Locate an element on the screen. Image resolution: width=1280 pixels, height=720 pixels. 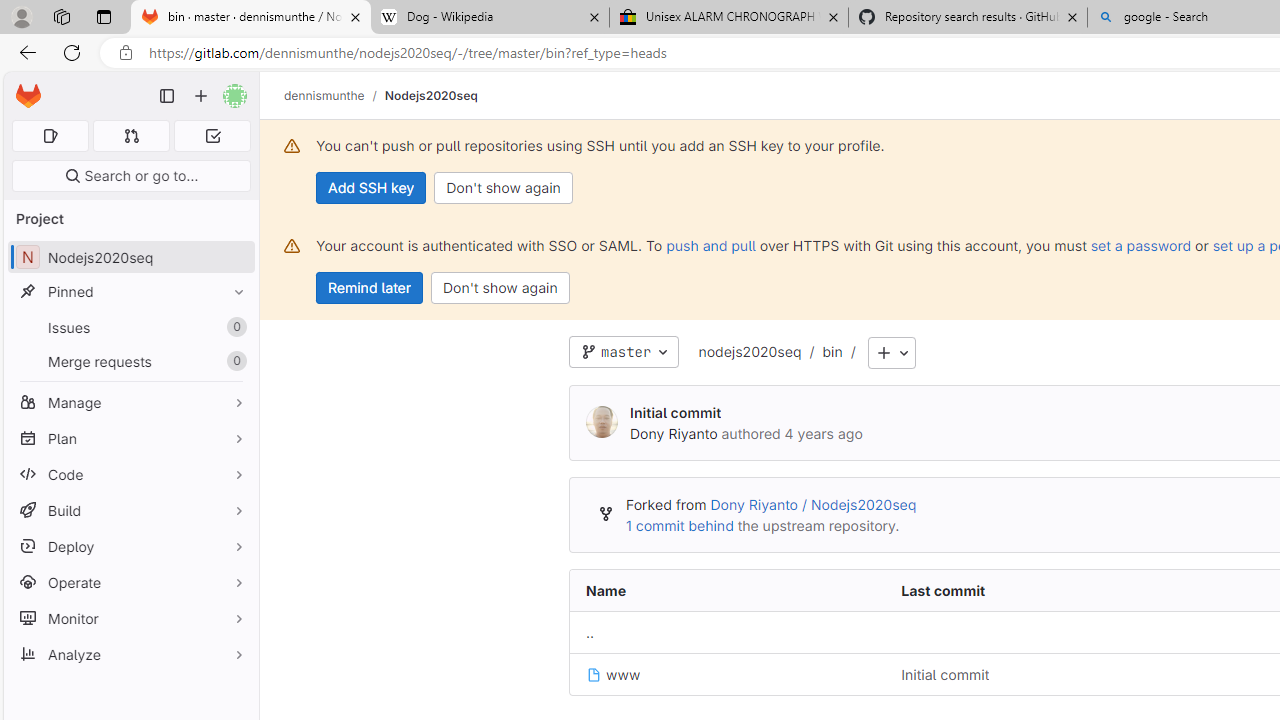
'Merge requests 0' is located at coordinates (130, 361).